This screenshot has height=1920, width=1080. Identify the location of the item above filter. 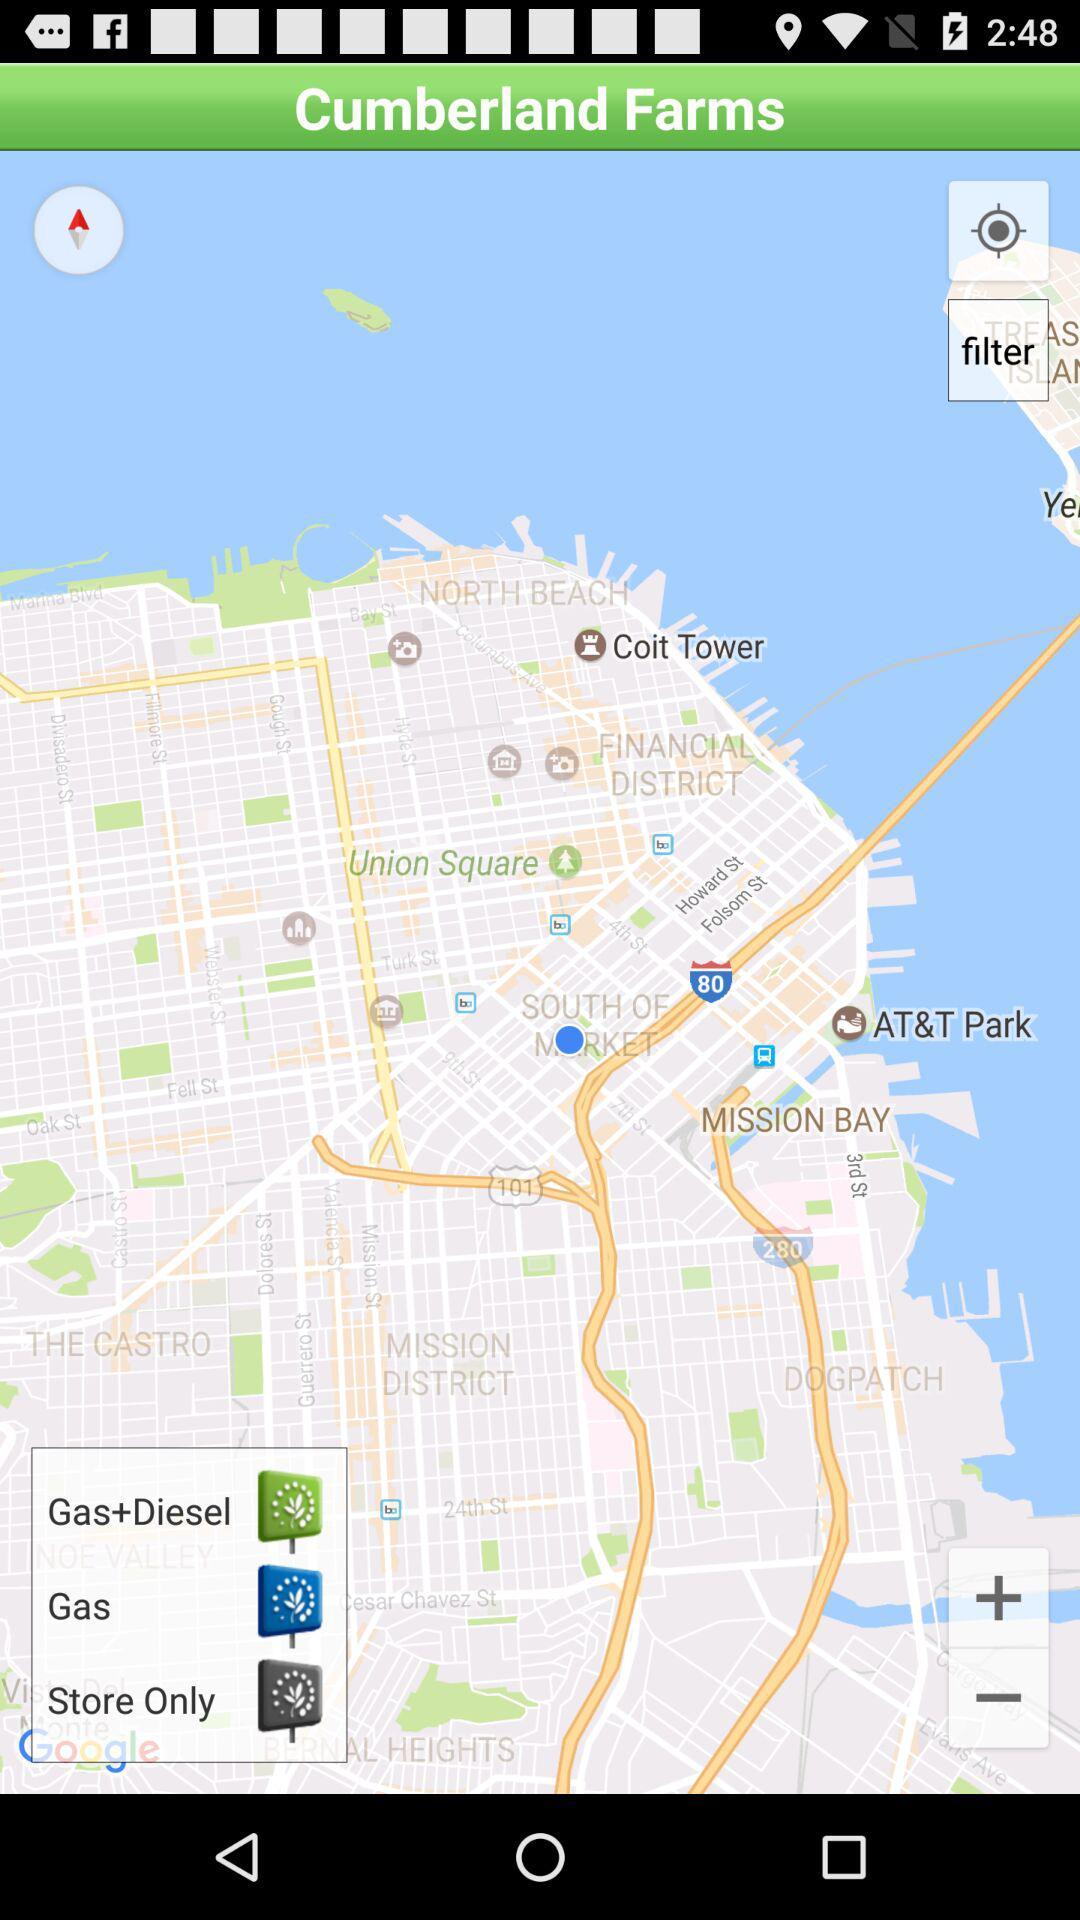
(998, 232).